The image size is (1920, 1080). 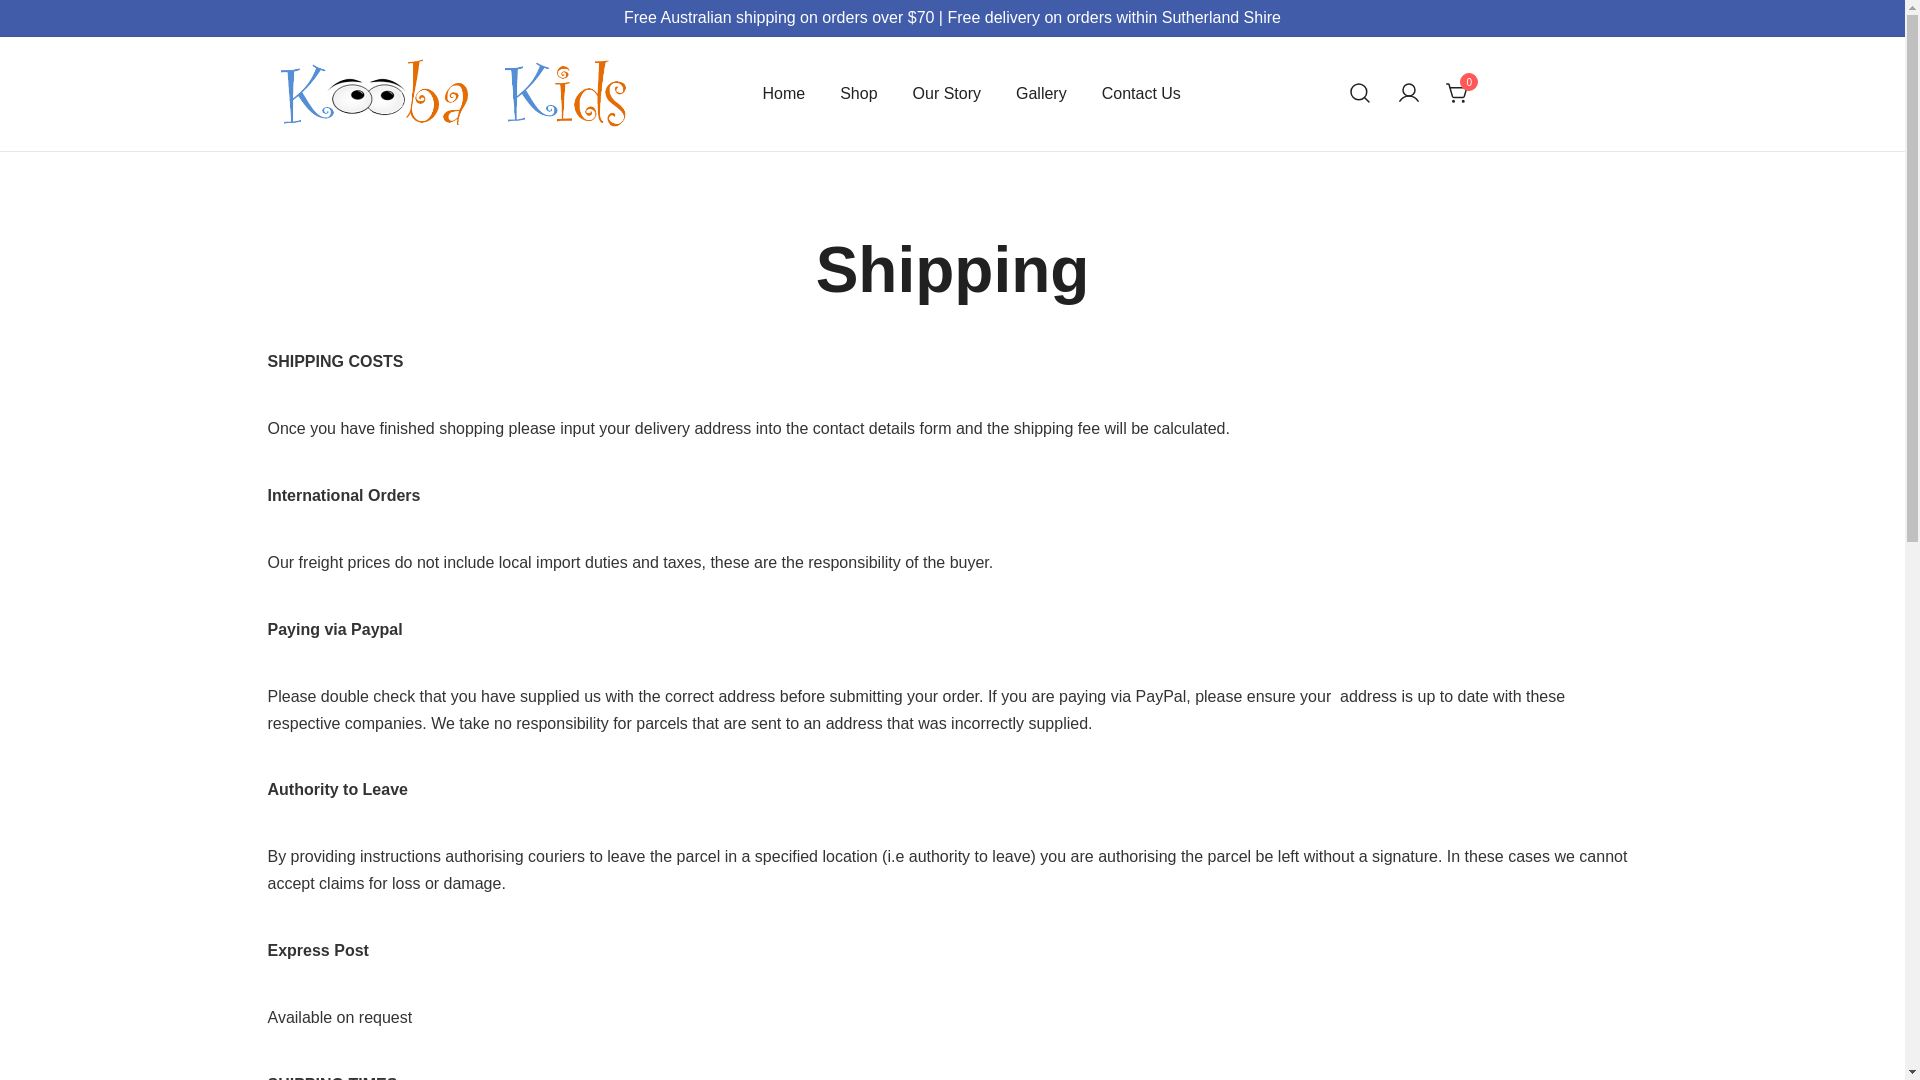 What do you see at coordinates (945, 94) in the screenshot?
I see `'Our Story'` at bounding box center [945, 94].